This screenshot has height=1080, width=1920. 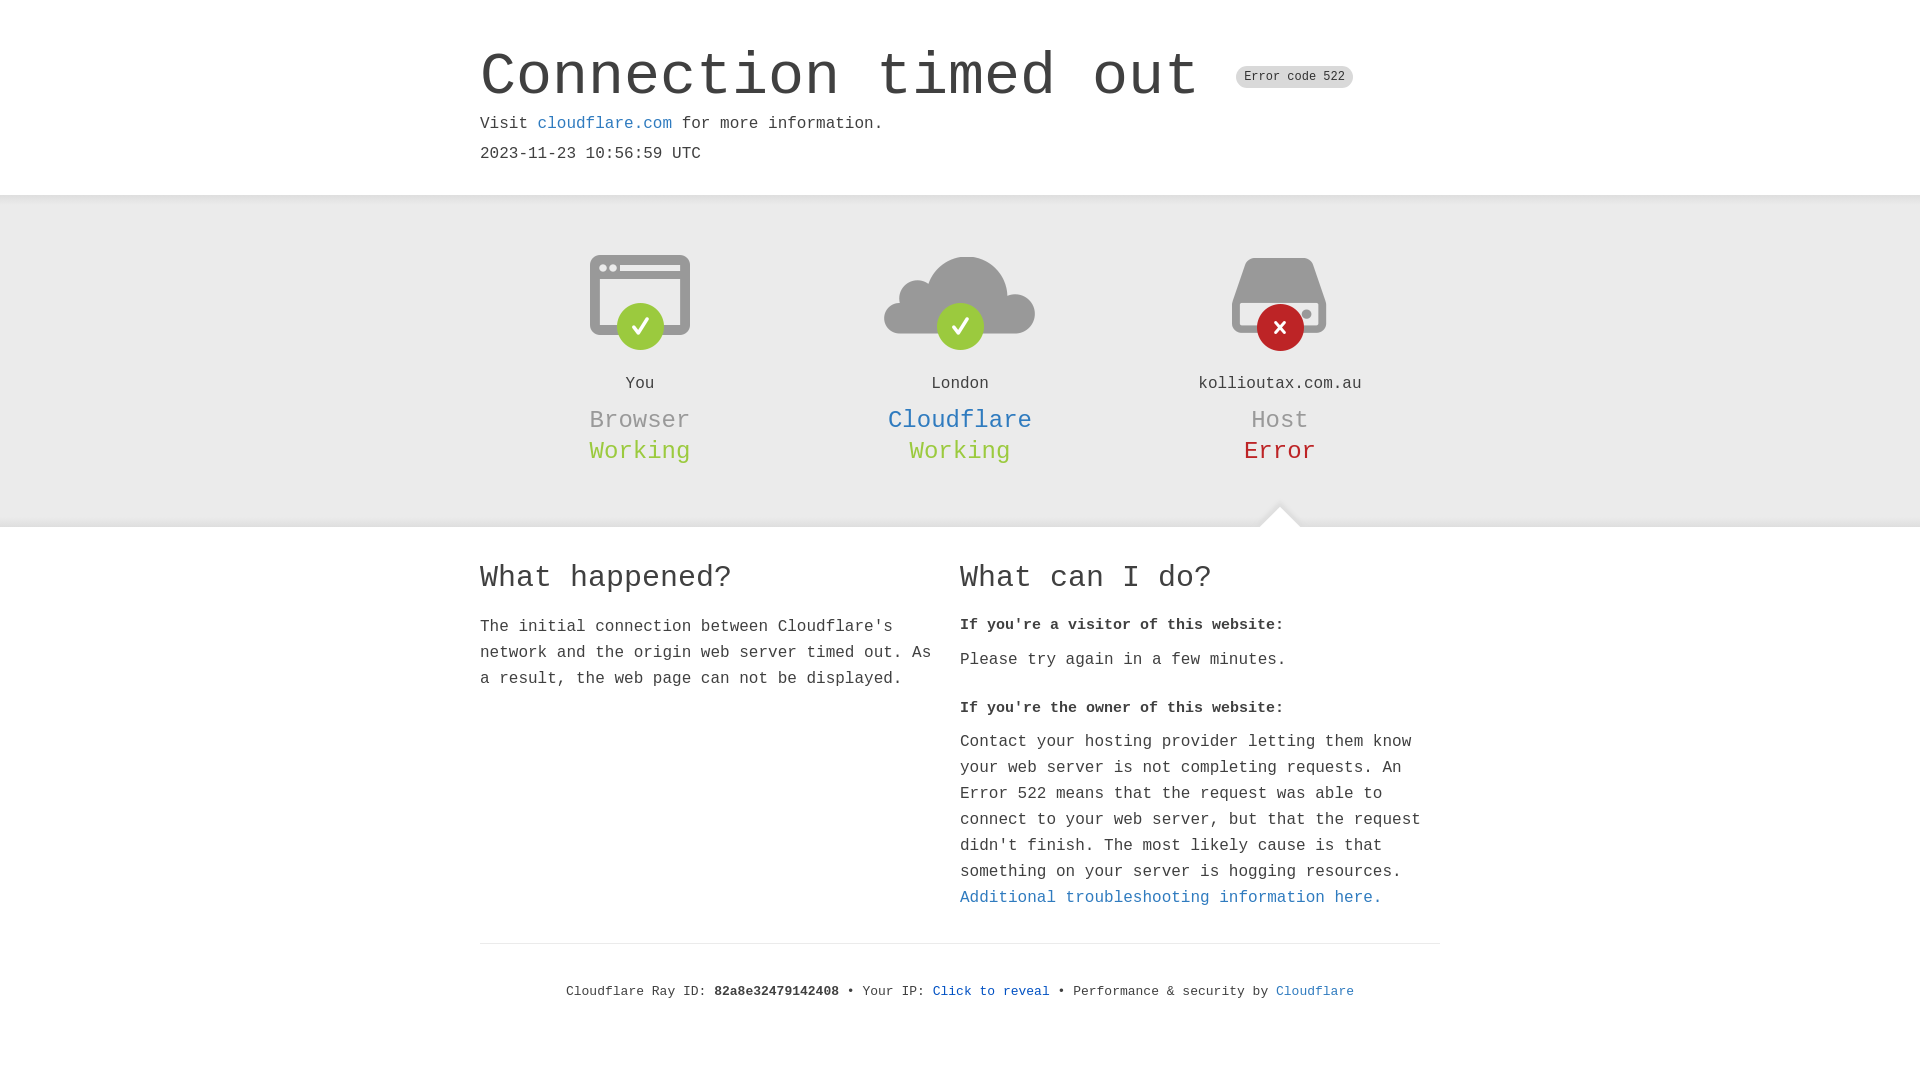 What do you see at coordinates (1315, 991) in the screenshot?
I see `'Cloudflare'` at bounding box center [1315, 991].